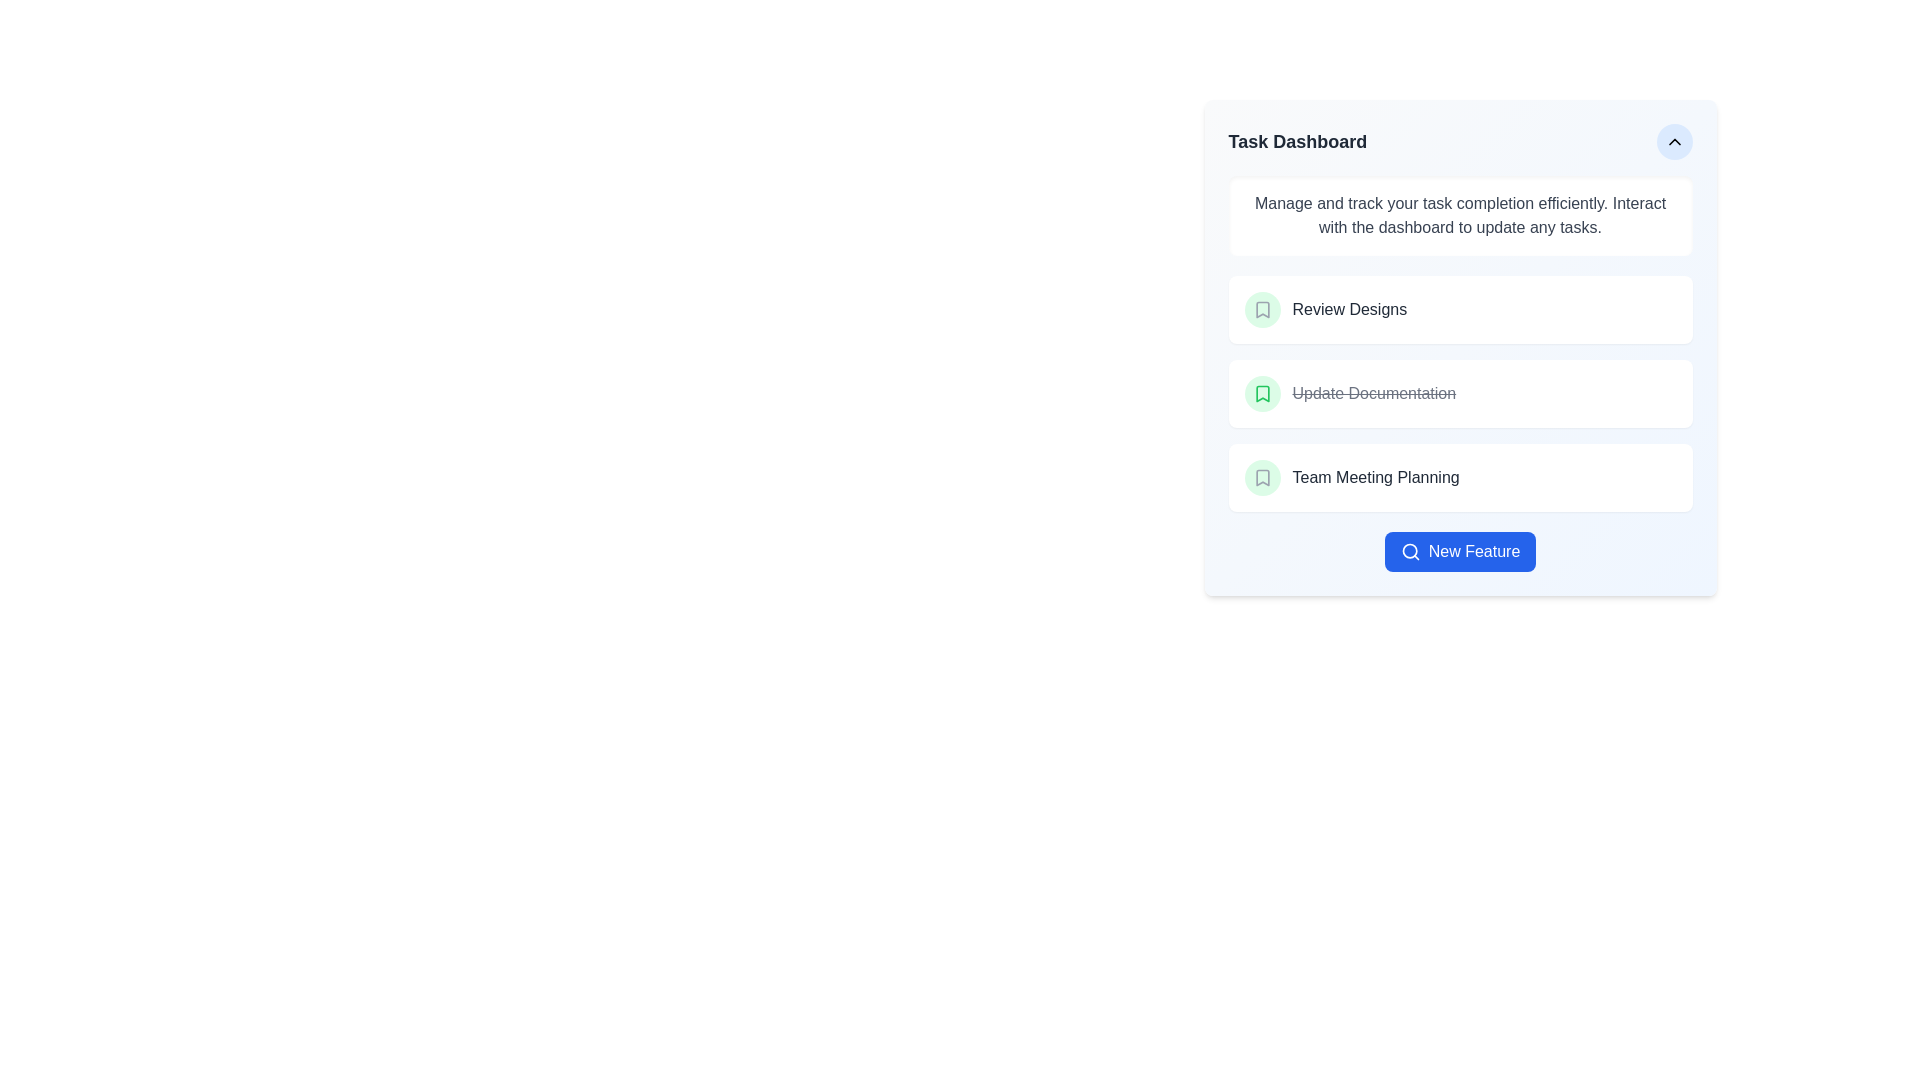 This screenshot has width=1920, height=1080. What do you see at coordinates (1460, 551) in the screenshot?
I see `the button with bright blue background and 'New Feature' text` at bounding box center [1460, 551].